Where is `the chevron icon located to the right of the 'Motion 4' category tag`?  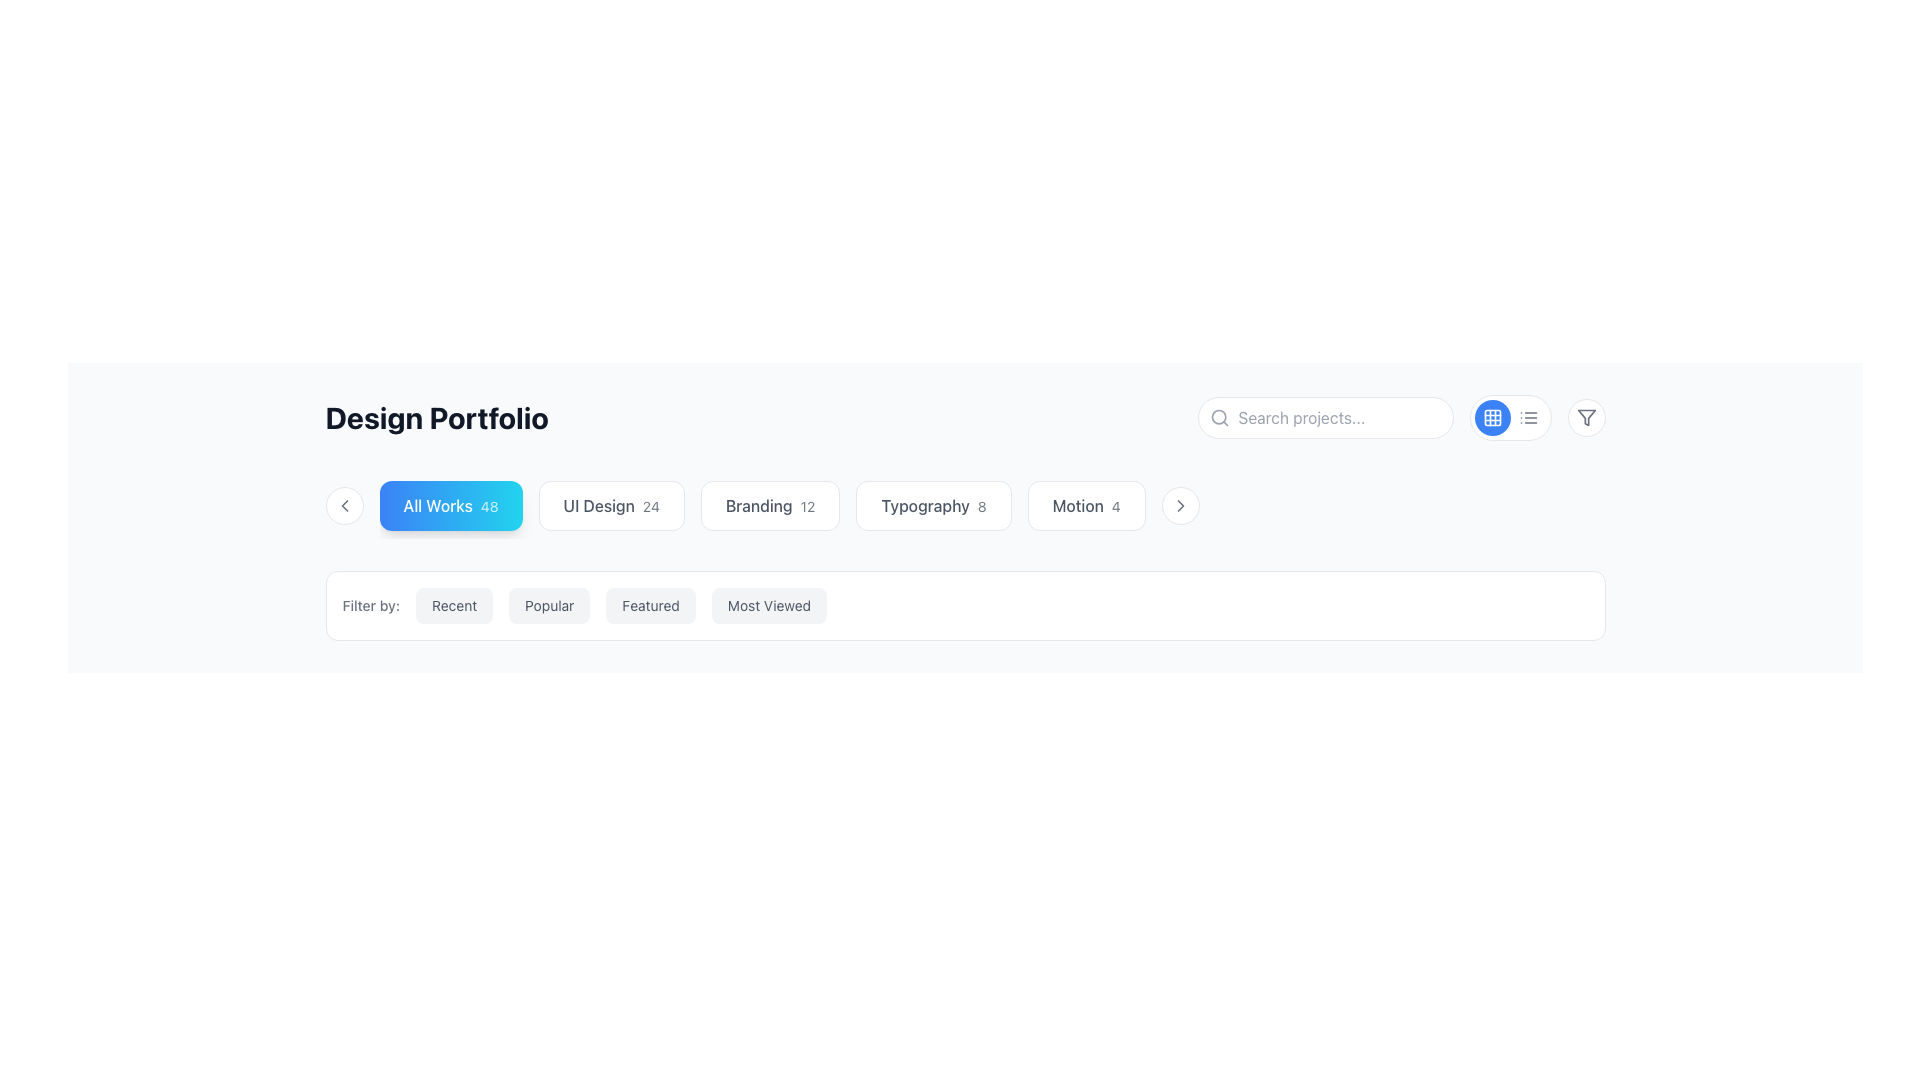 the chevron icon located to the right of the 'Motion 4' category tag is located at coordinates (1180, 504).